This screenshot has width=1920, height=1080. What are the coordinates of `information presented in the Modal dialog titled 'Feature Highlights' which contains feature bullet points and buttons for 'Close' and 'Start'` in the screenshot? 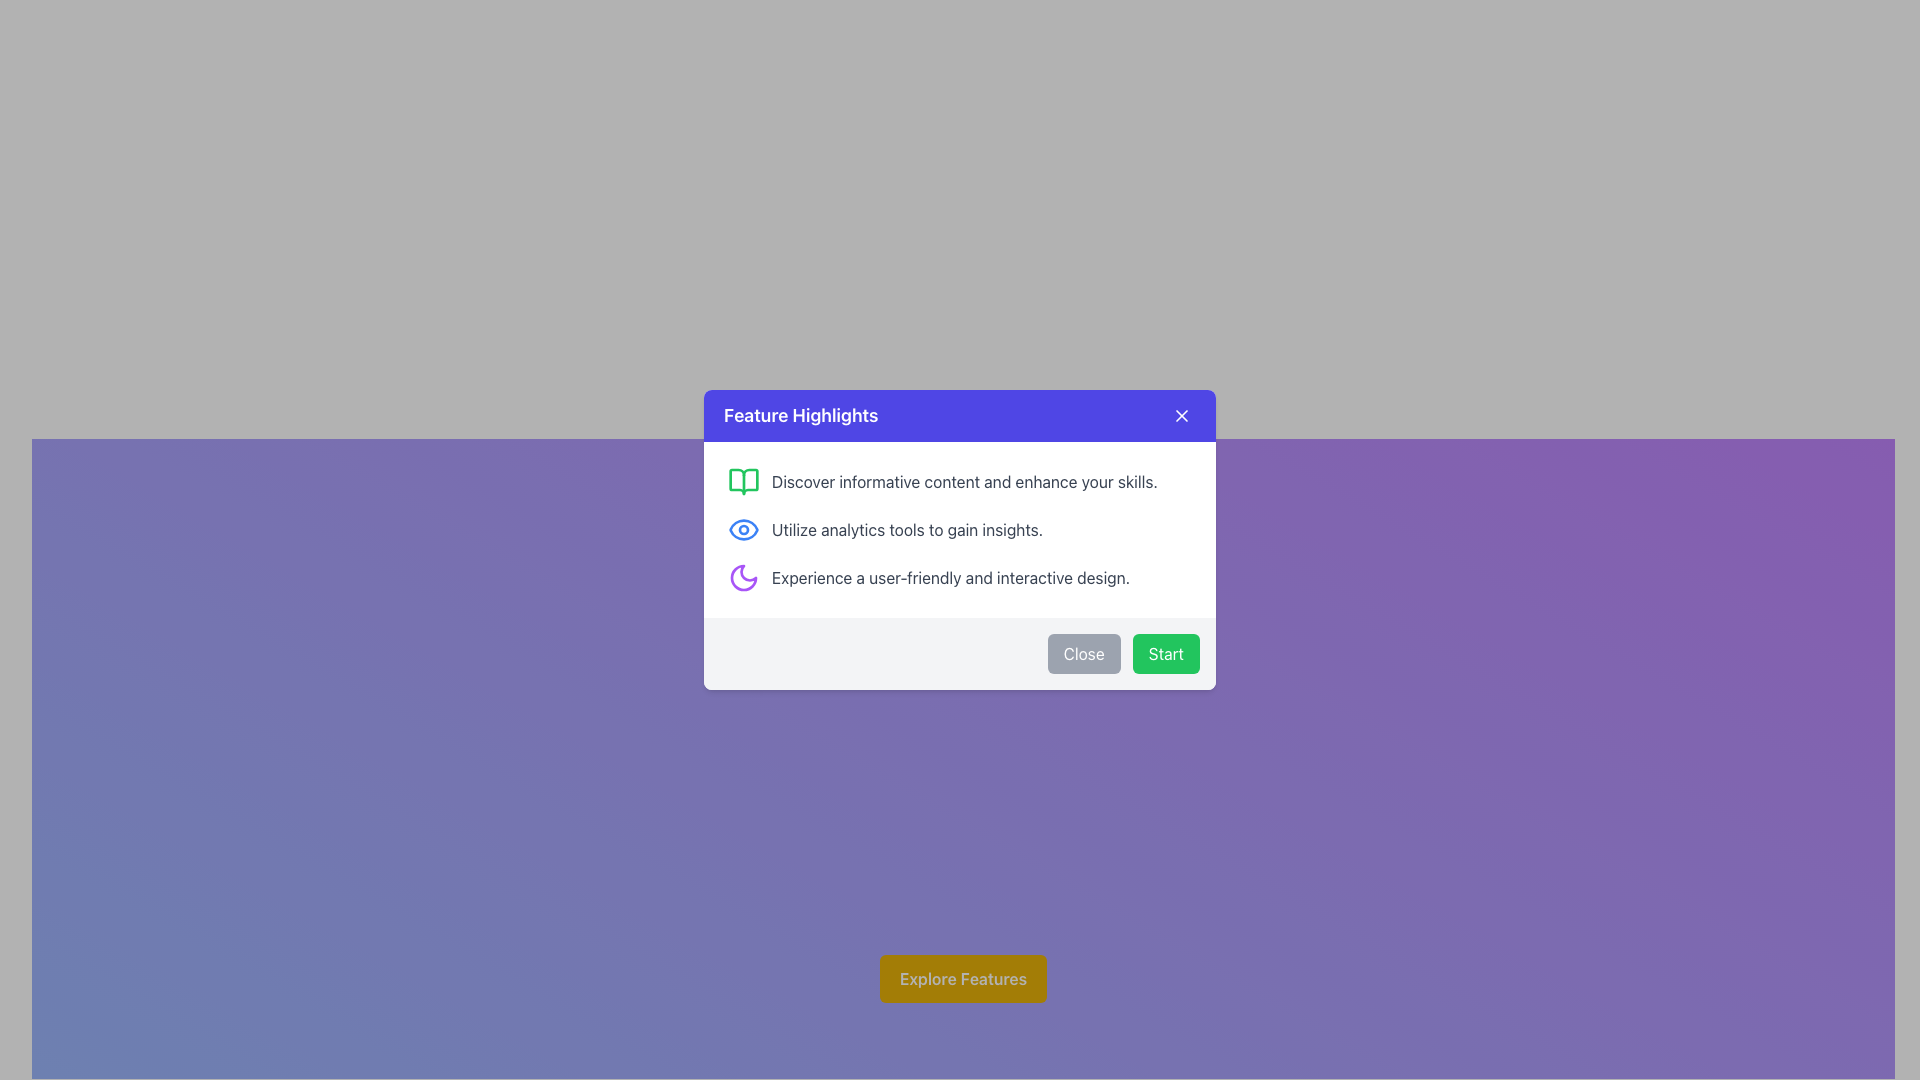 It's located at (960, 540).